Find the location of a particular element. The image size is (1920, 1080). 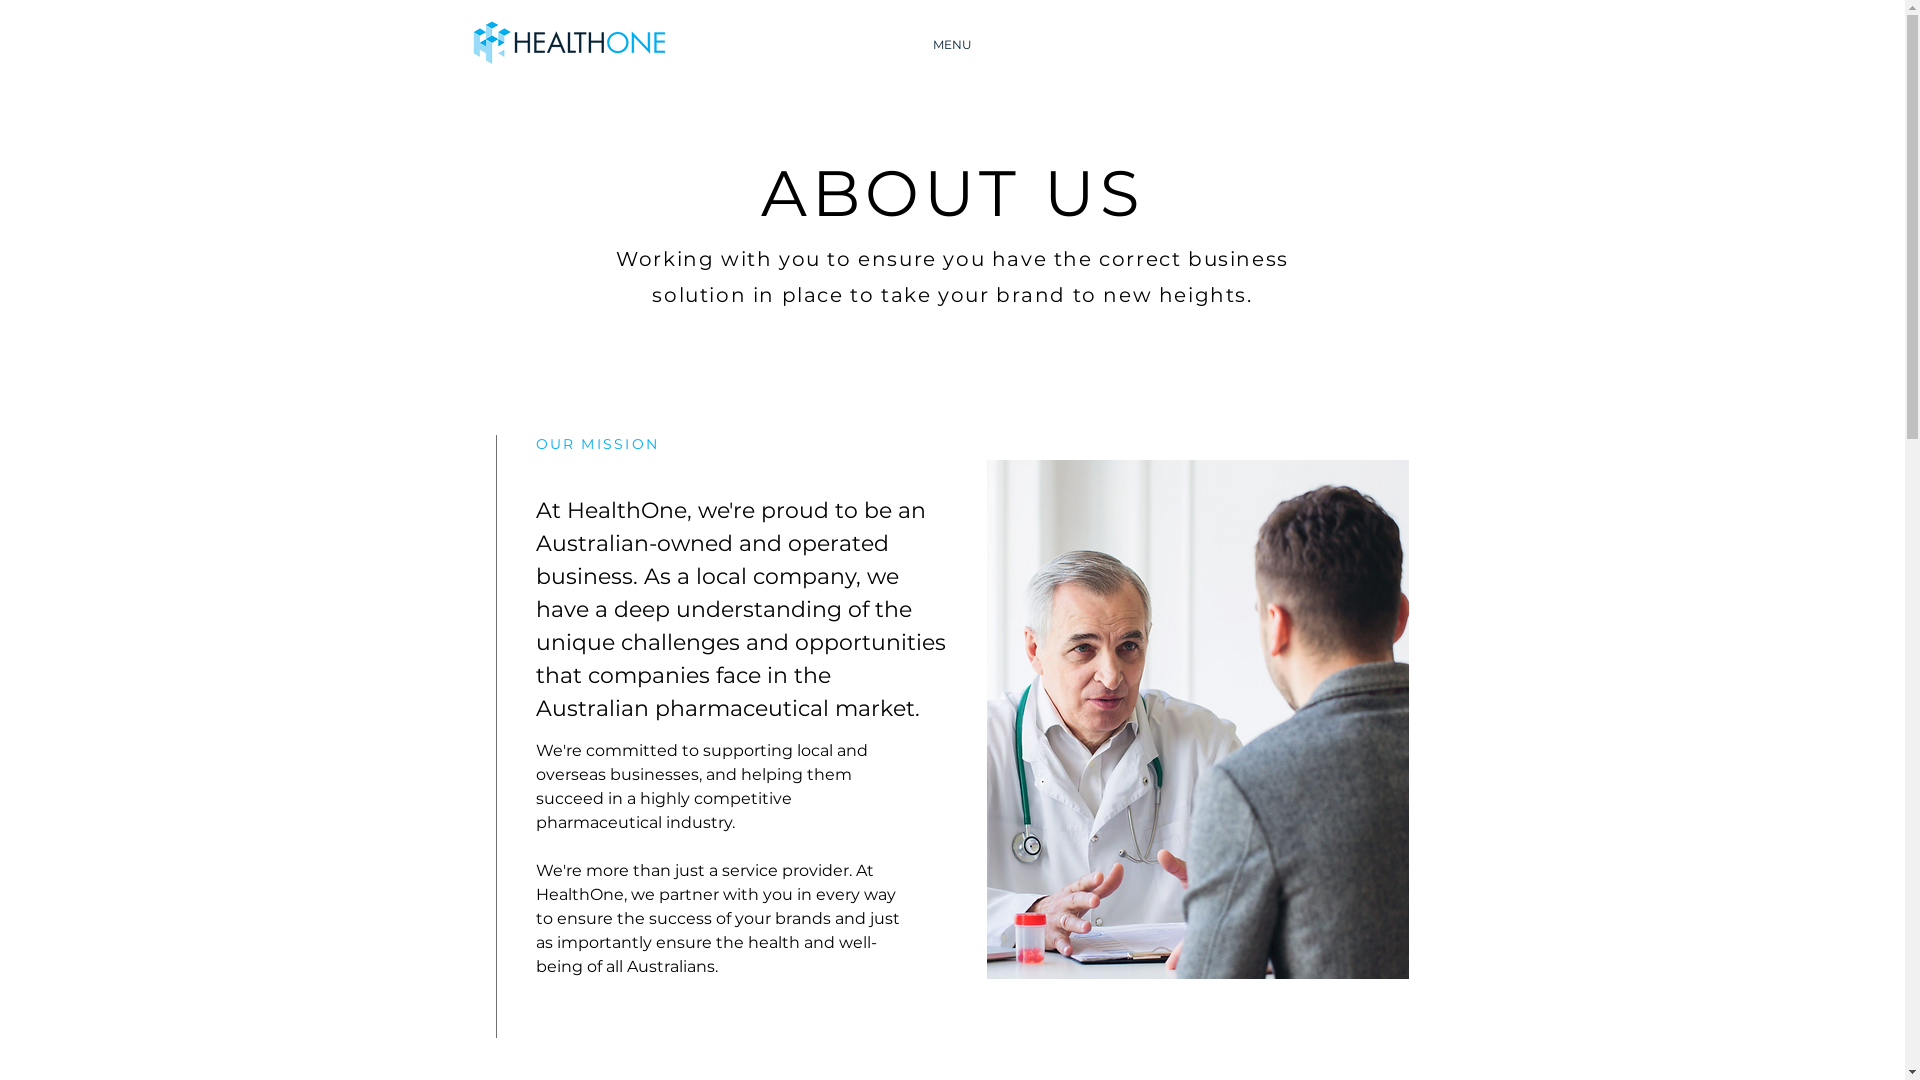

'MENU' is located at coordinates (892, 45).